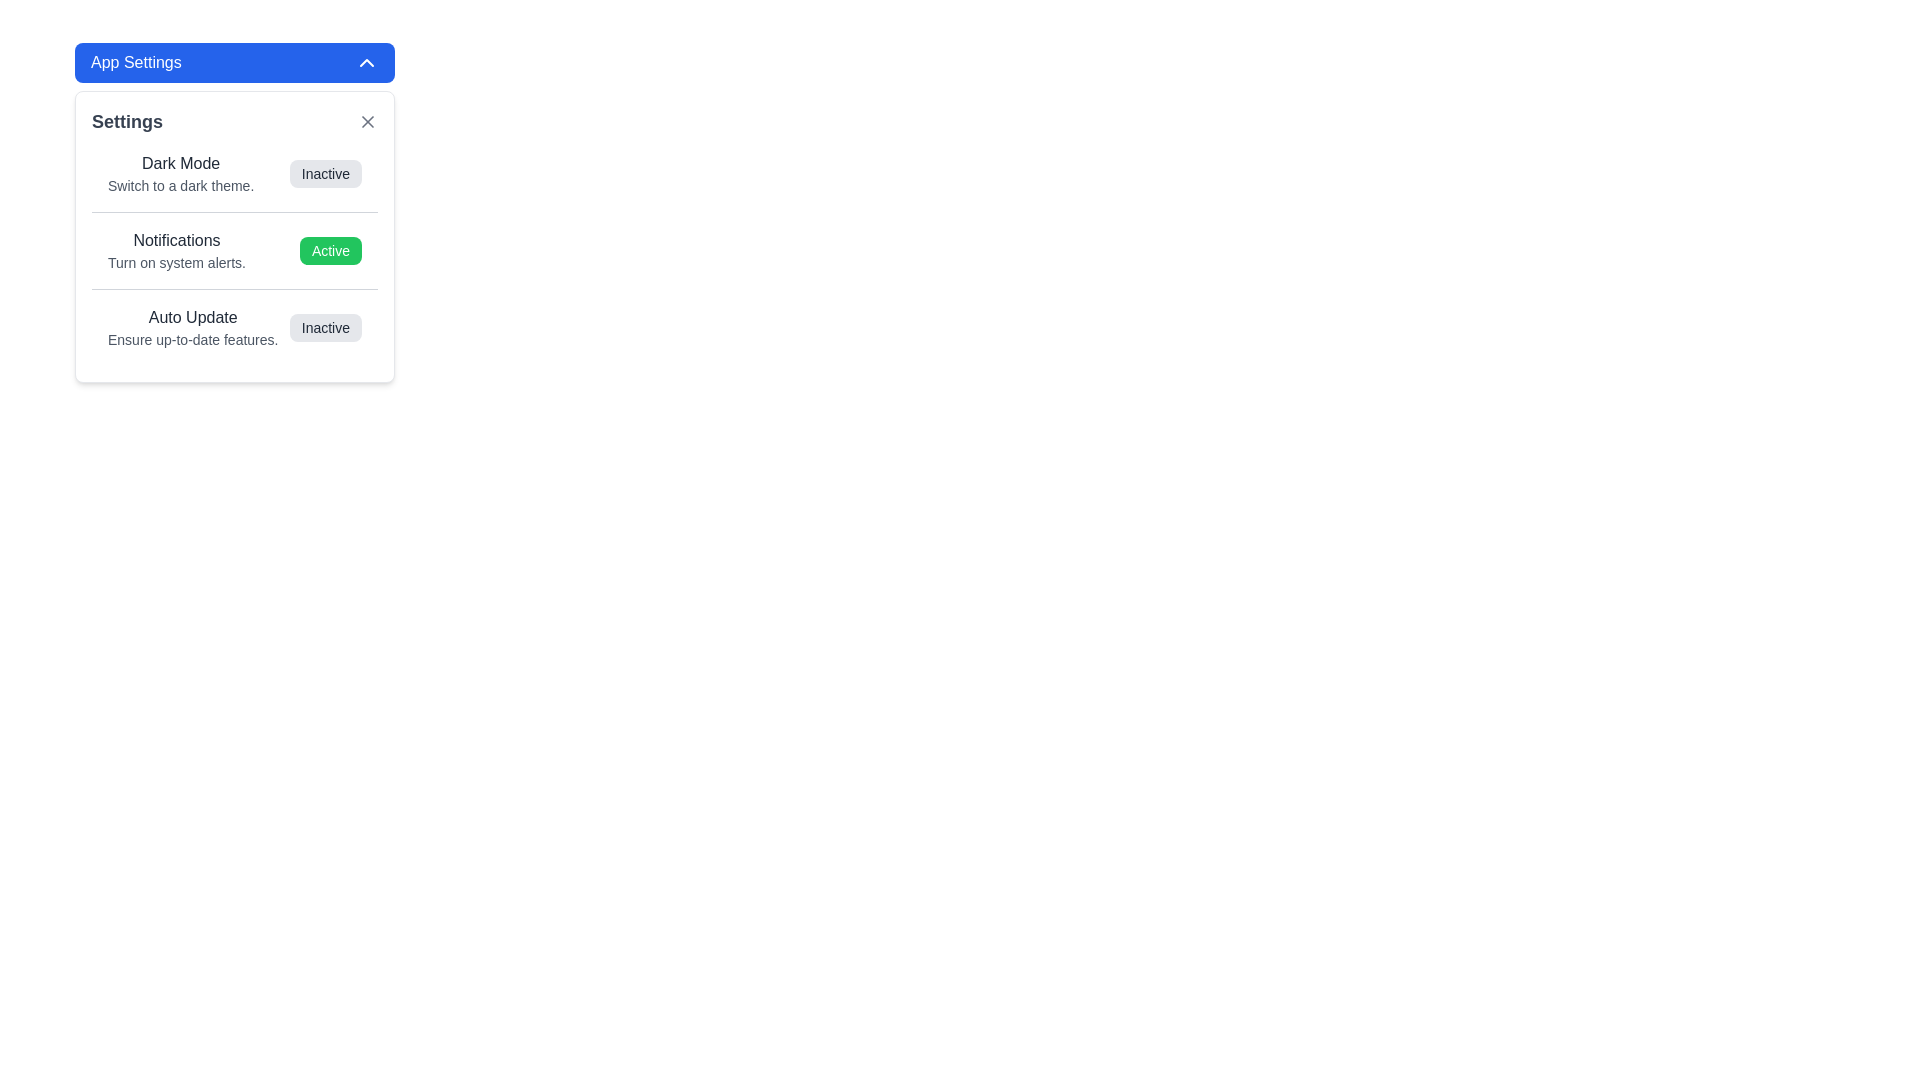 The width and height of the screenshot is (1920, 1080). What do you see at coordinates (368, 122) in the screenshot?
I see `the 'X' icon in the header of the 'Settings' card` at bounding box center [368, 122].